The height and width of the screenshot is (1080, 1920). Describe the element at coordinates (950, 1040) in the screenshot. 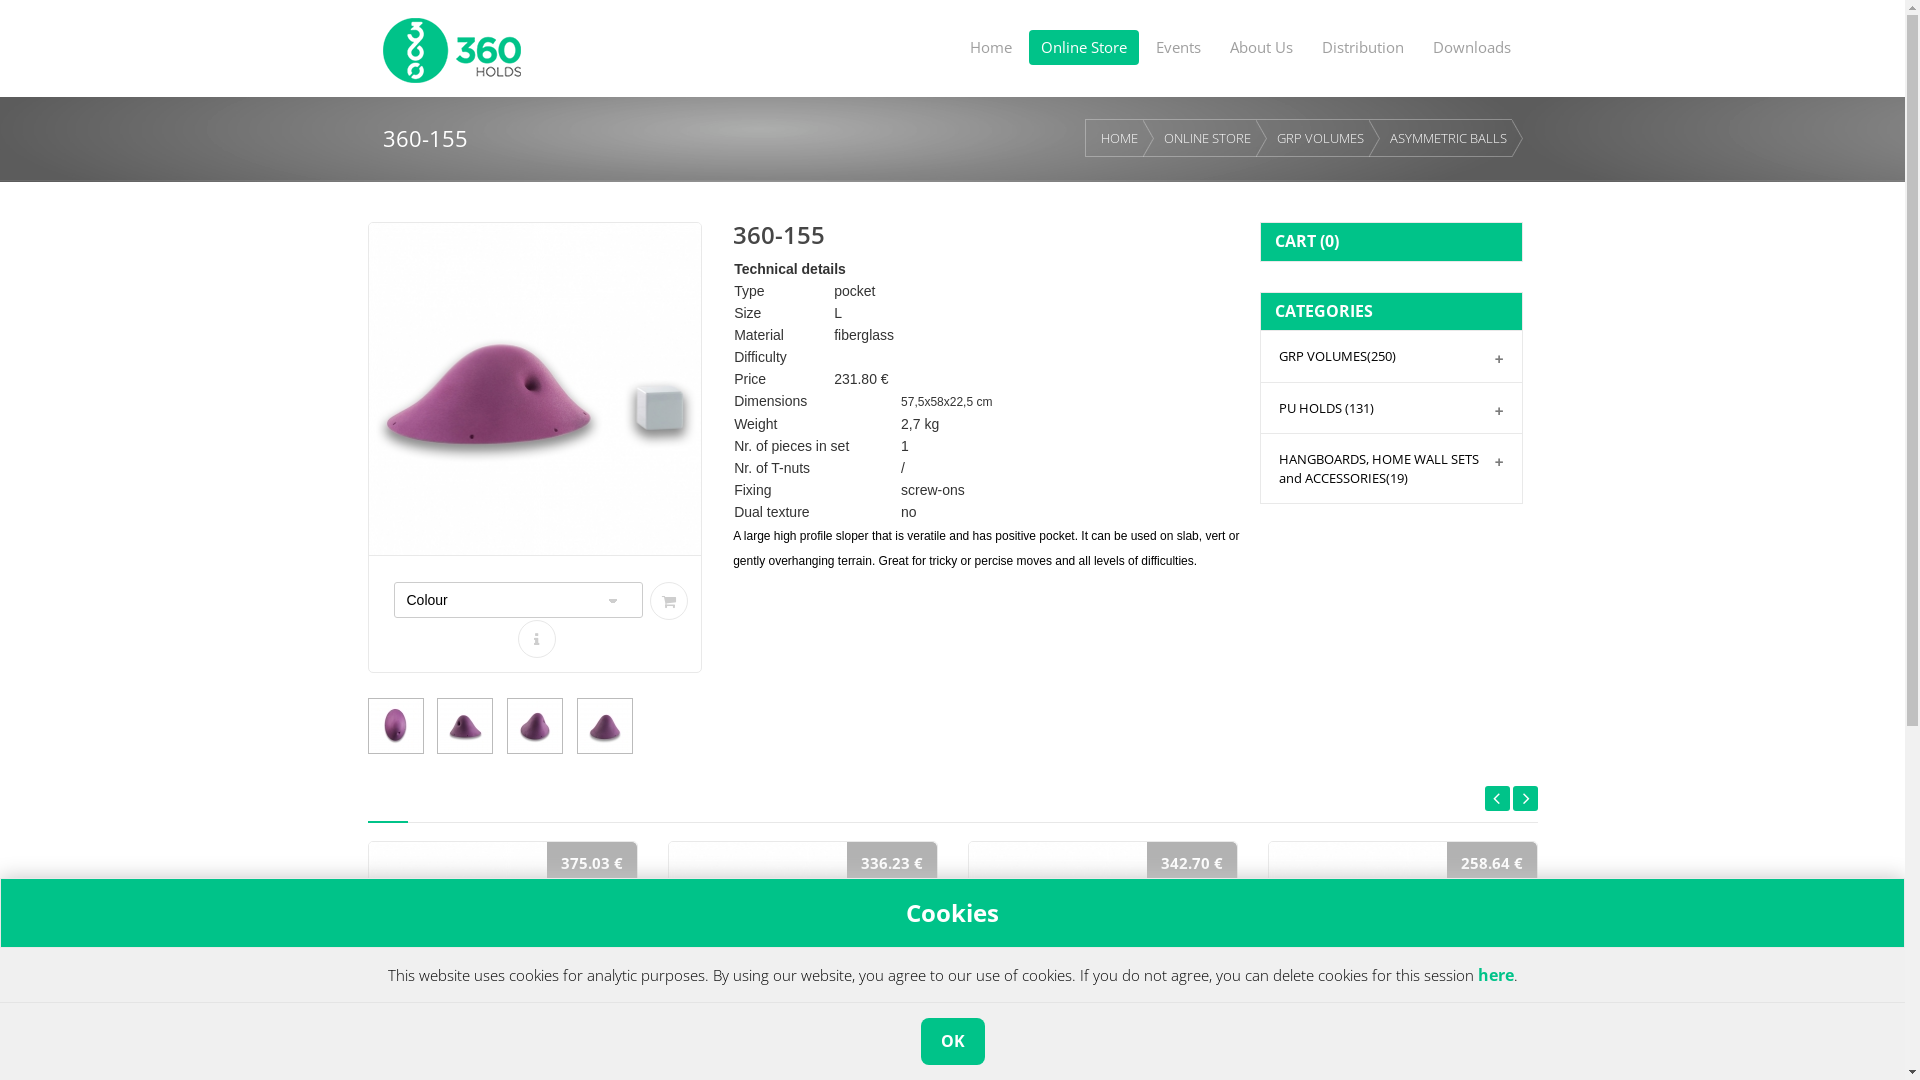

I see `'OK'` at that location.